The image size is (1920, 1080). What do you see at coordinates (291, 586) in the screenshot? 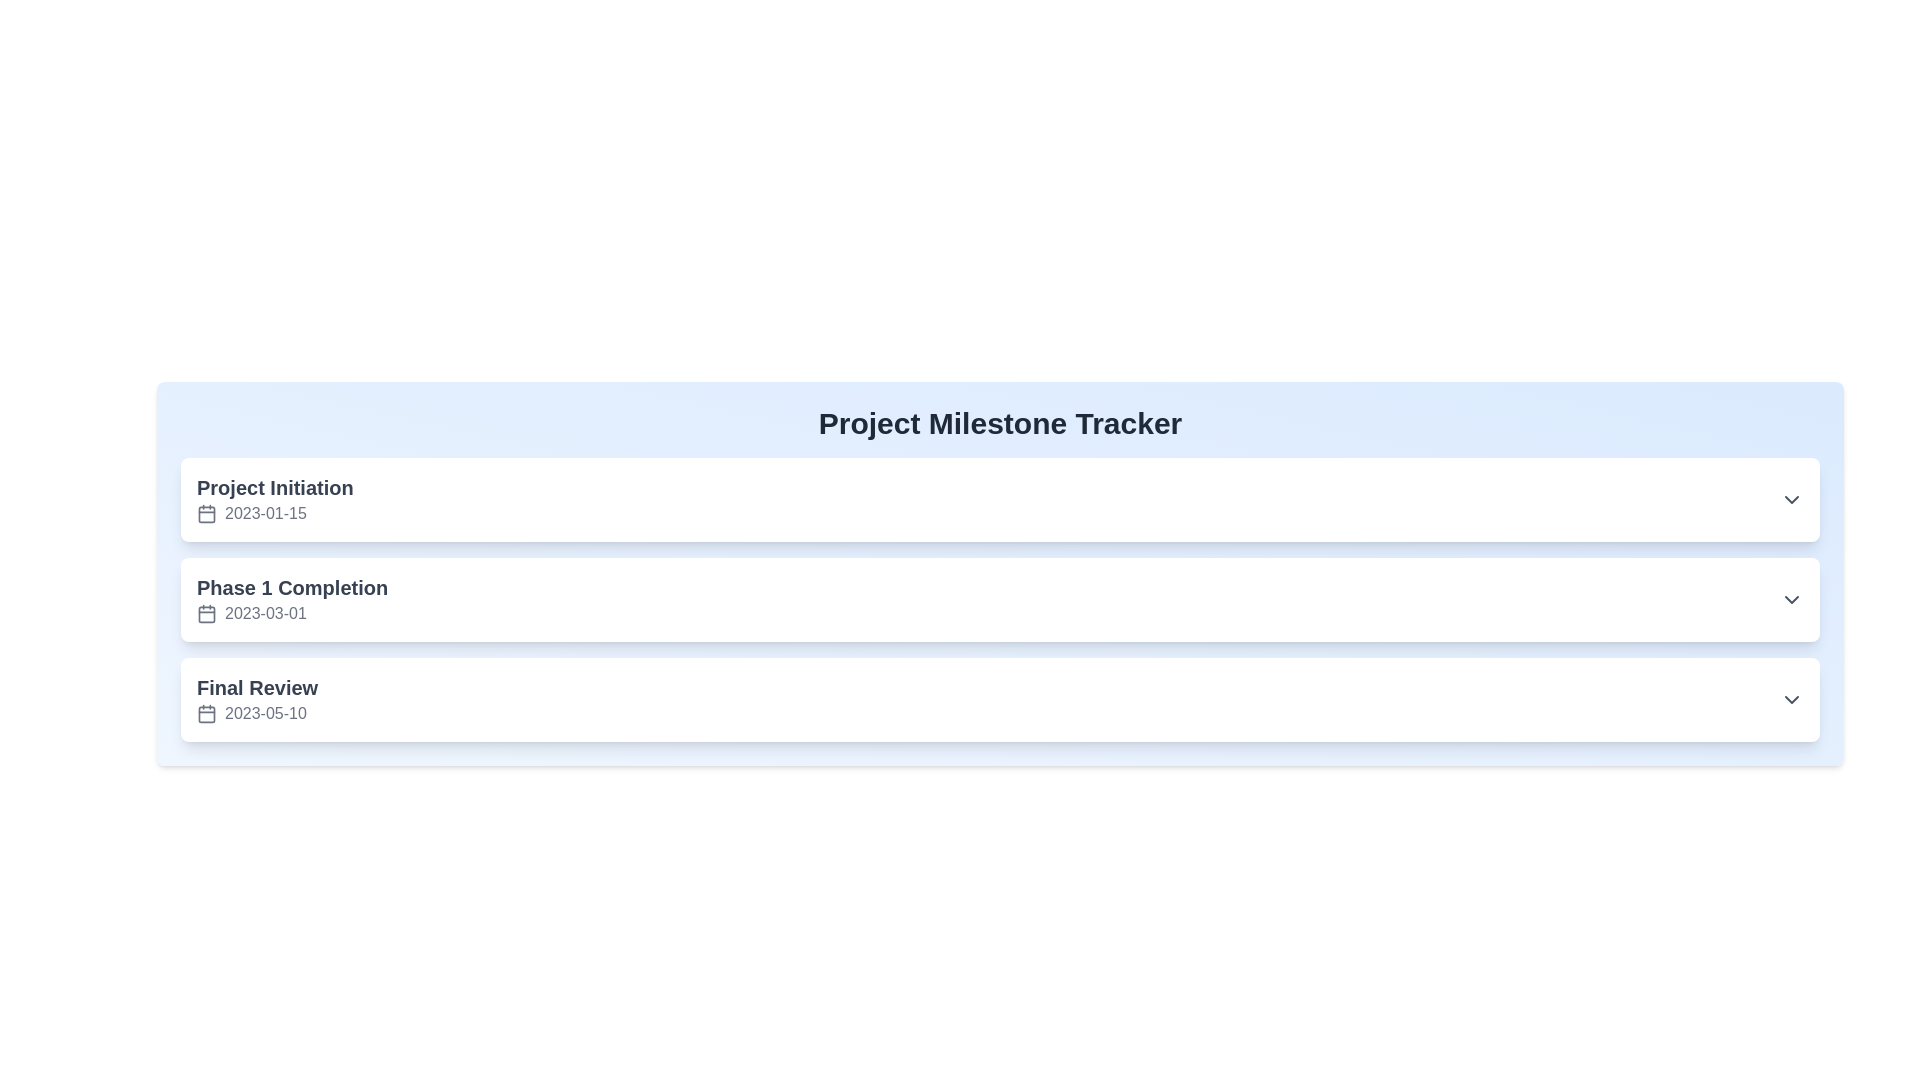
I see `the text label for the milestone 'Phase 1 Completion', which is located on the left side of the interface above the date '2023-03-01'` at bounding box center [291, 586].